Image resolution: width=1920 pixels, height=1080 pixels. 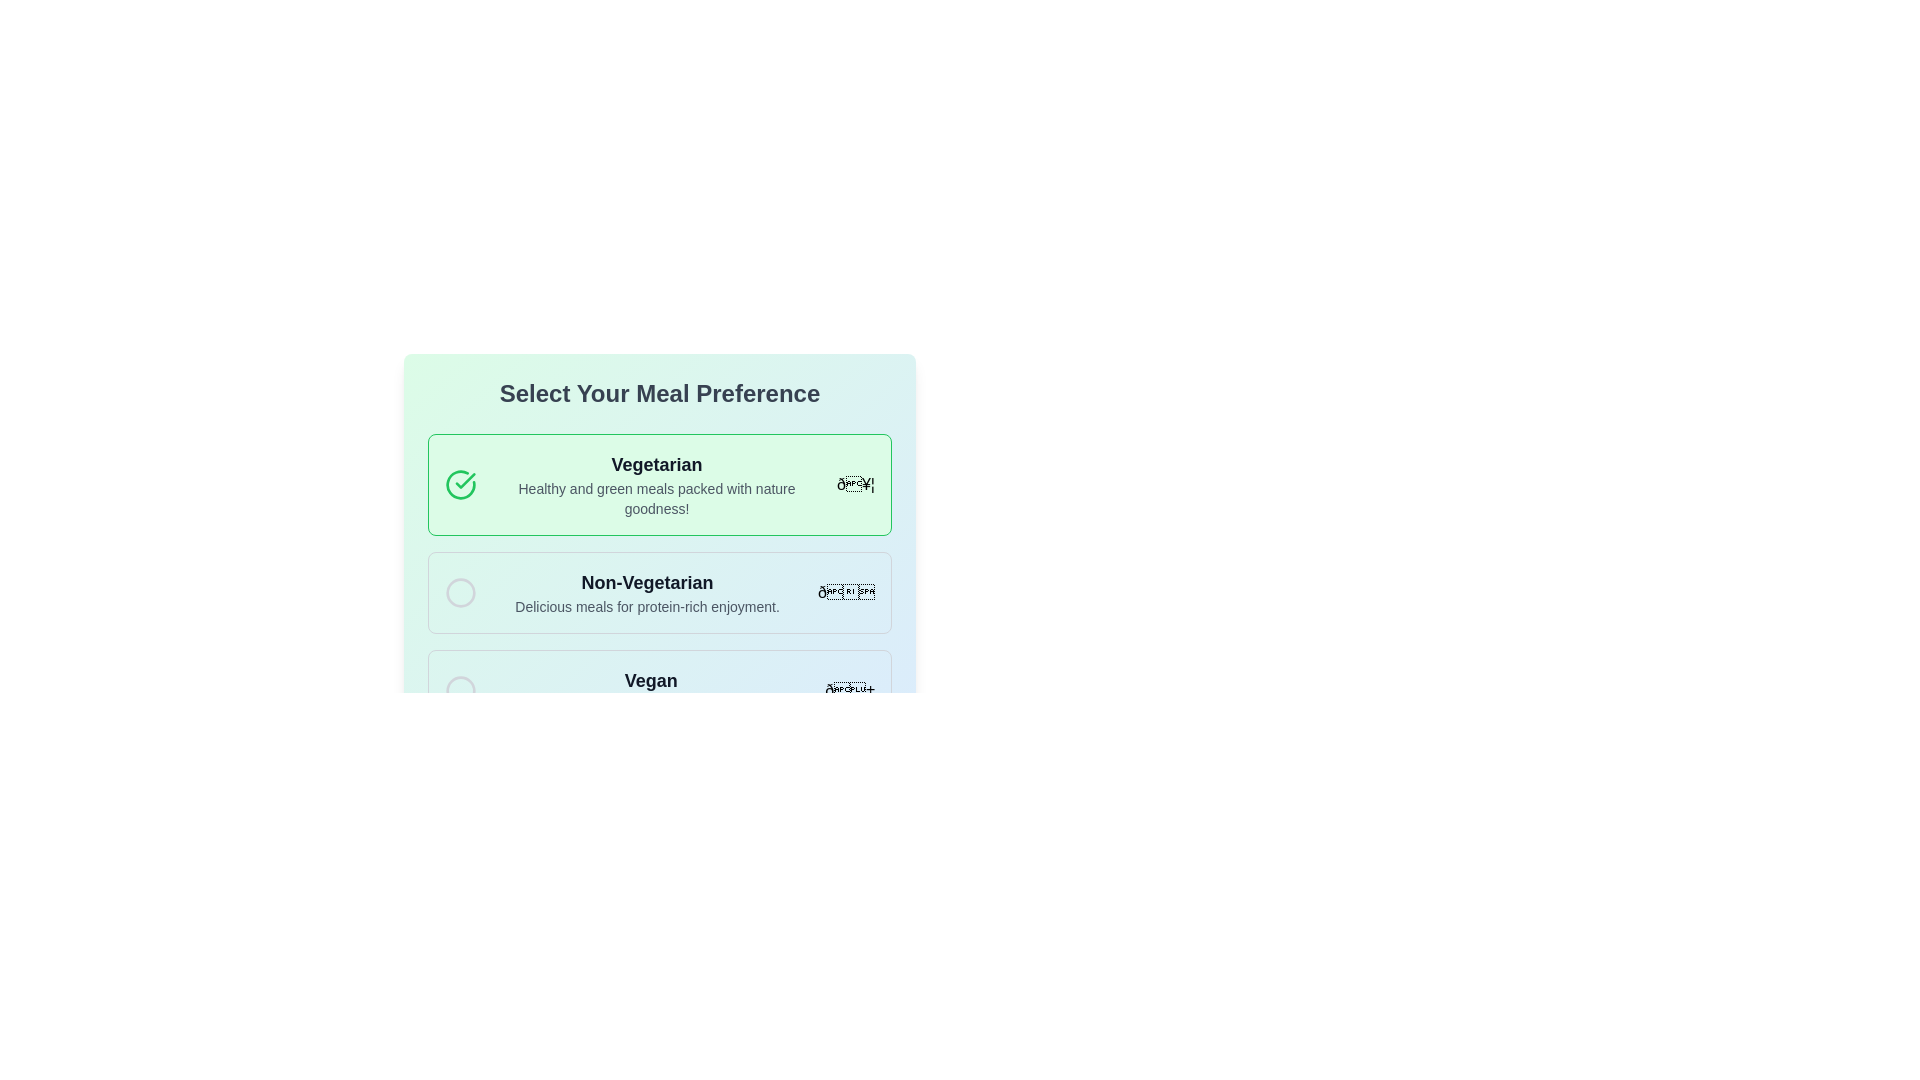 I want to click on the 'Vegetarian' option in the meal preference selection interface, which is the first selectable card in the list, so click(x=660, y=485).